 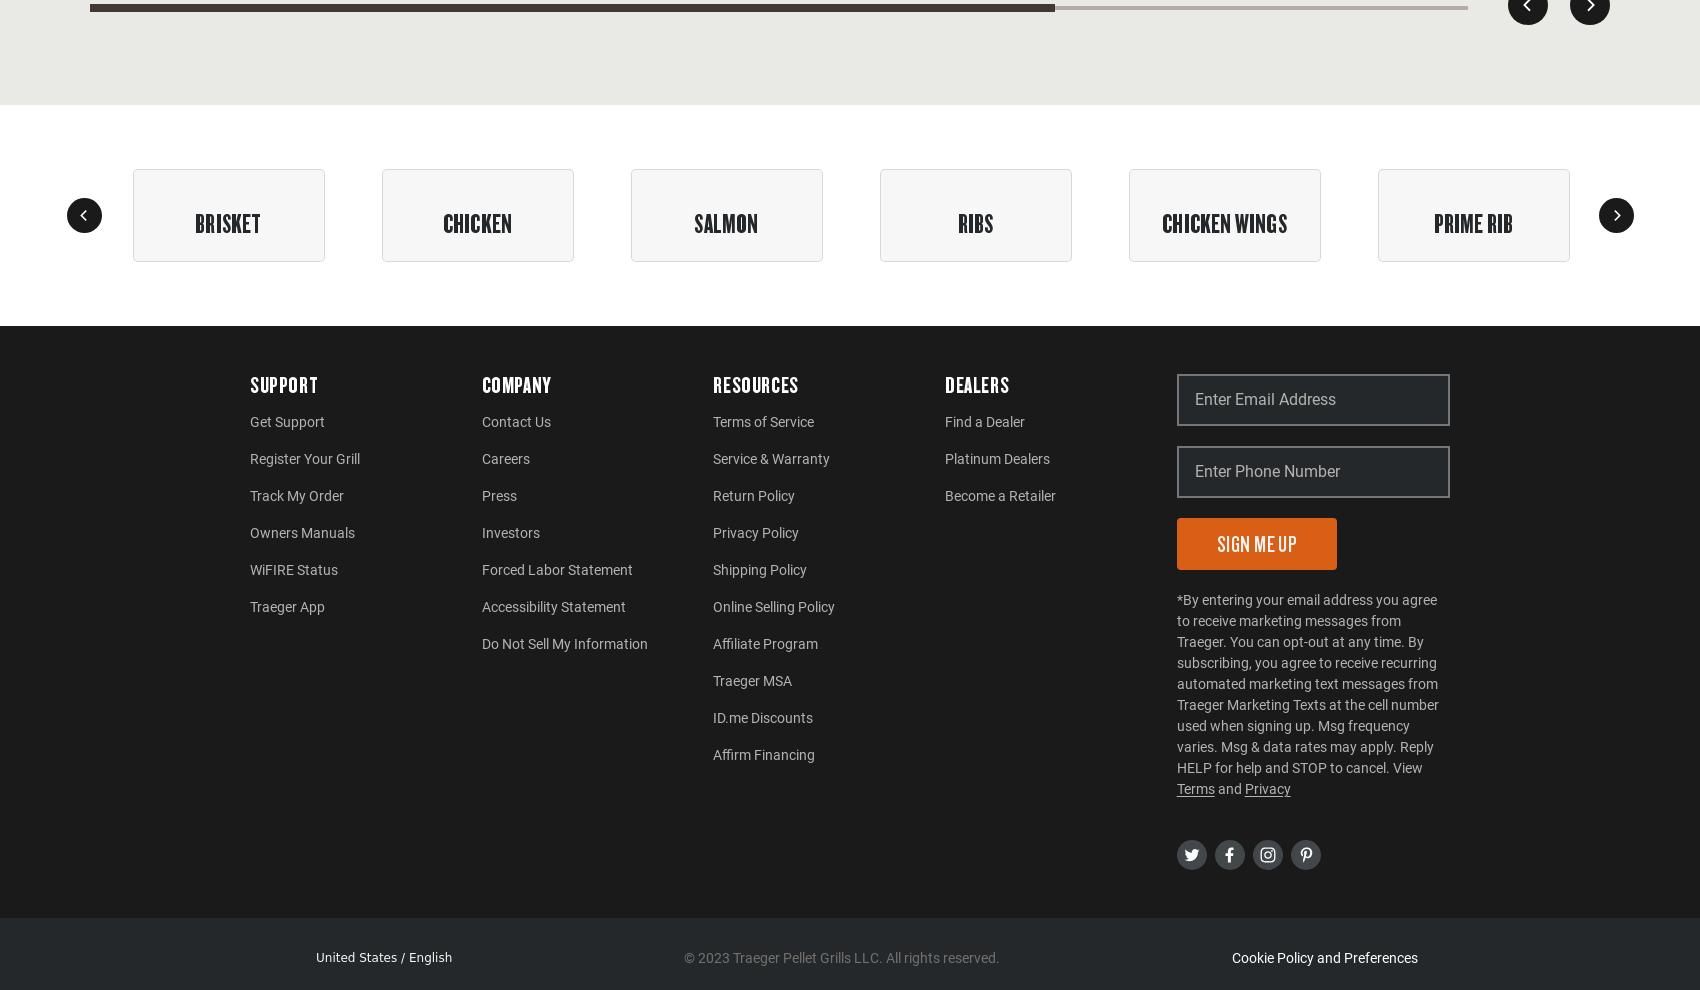 I want to click on 'Affiliate Program', so click(x=764, y=642).